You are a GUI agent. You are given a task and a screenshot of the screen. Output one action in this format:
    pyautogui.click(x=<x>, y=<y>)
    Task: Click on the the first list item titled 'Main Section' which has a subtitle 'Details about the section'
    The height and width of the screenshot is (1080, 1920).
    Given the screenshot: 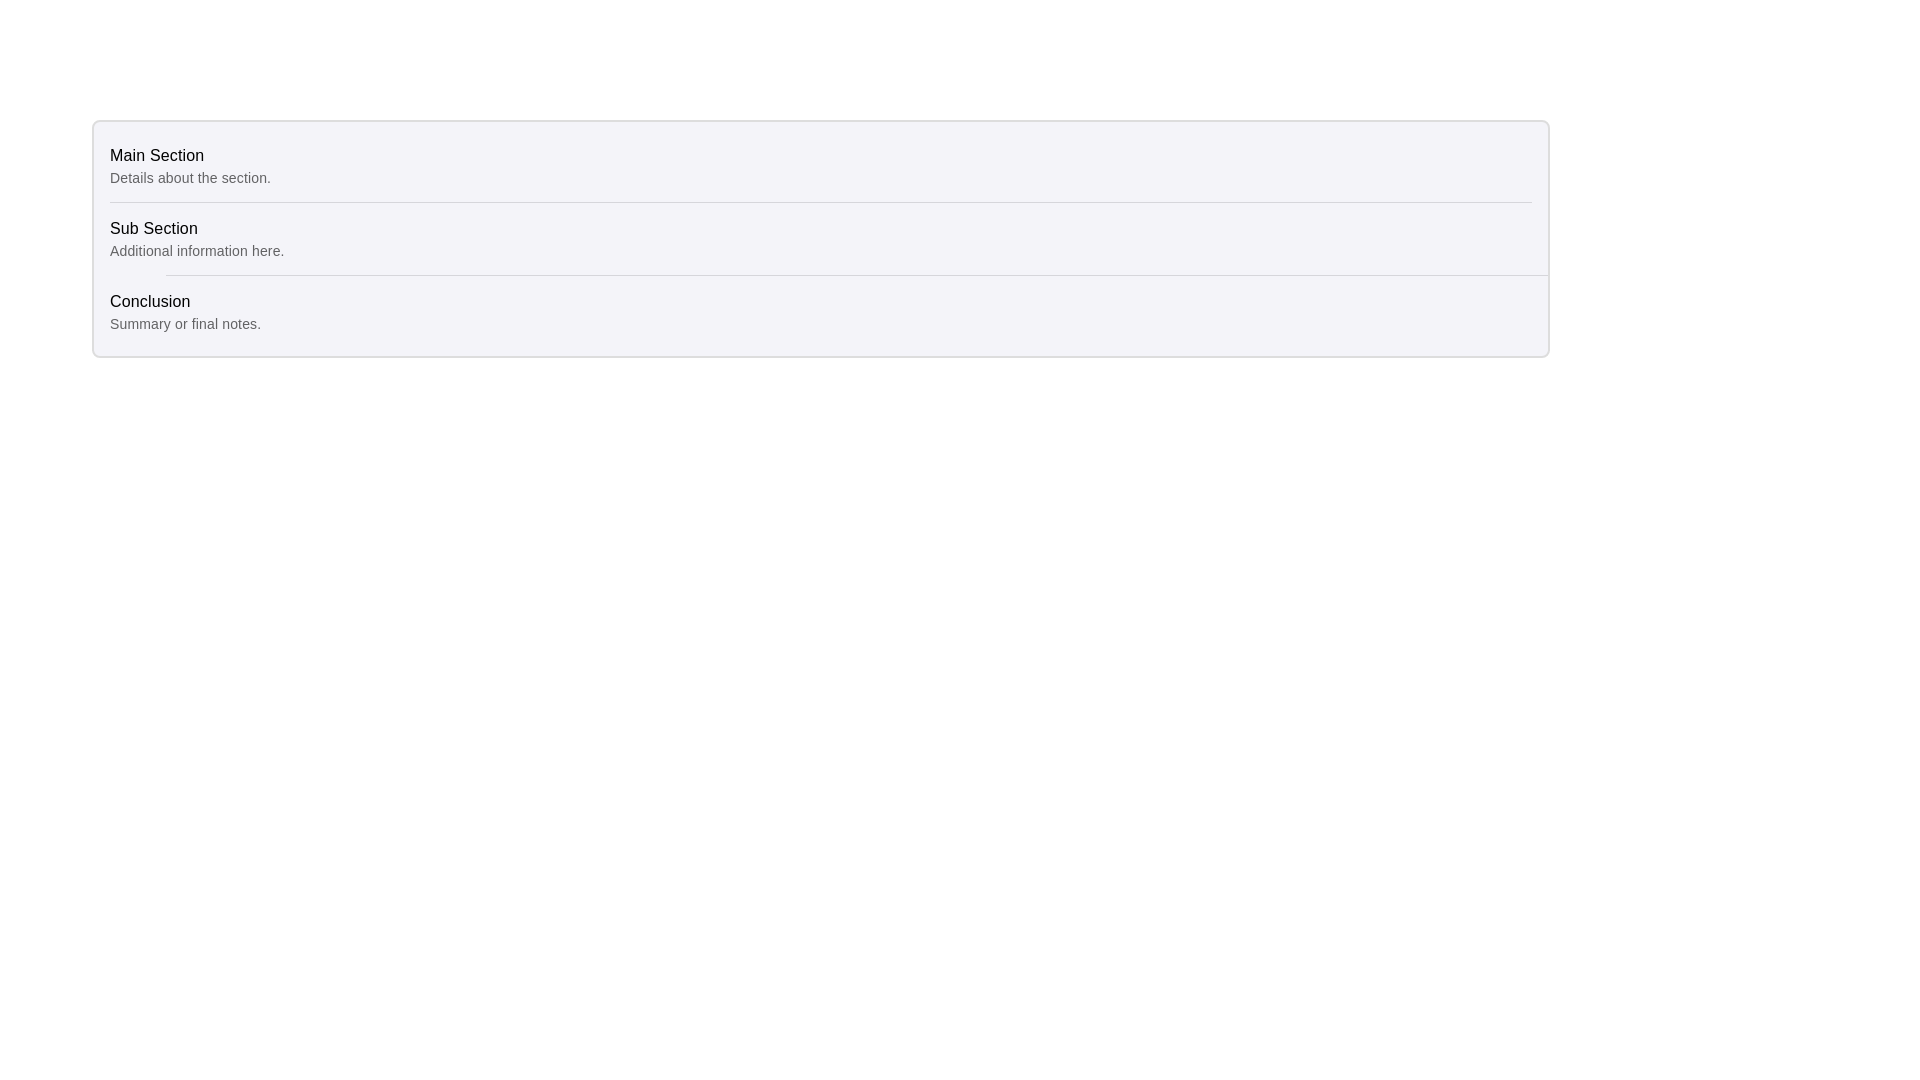 What is the action you would take?
    pyautogui.click(x=820, y=164)
    